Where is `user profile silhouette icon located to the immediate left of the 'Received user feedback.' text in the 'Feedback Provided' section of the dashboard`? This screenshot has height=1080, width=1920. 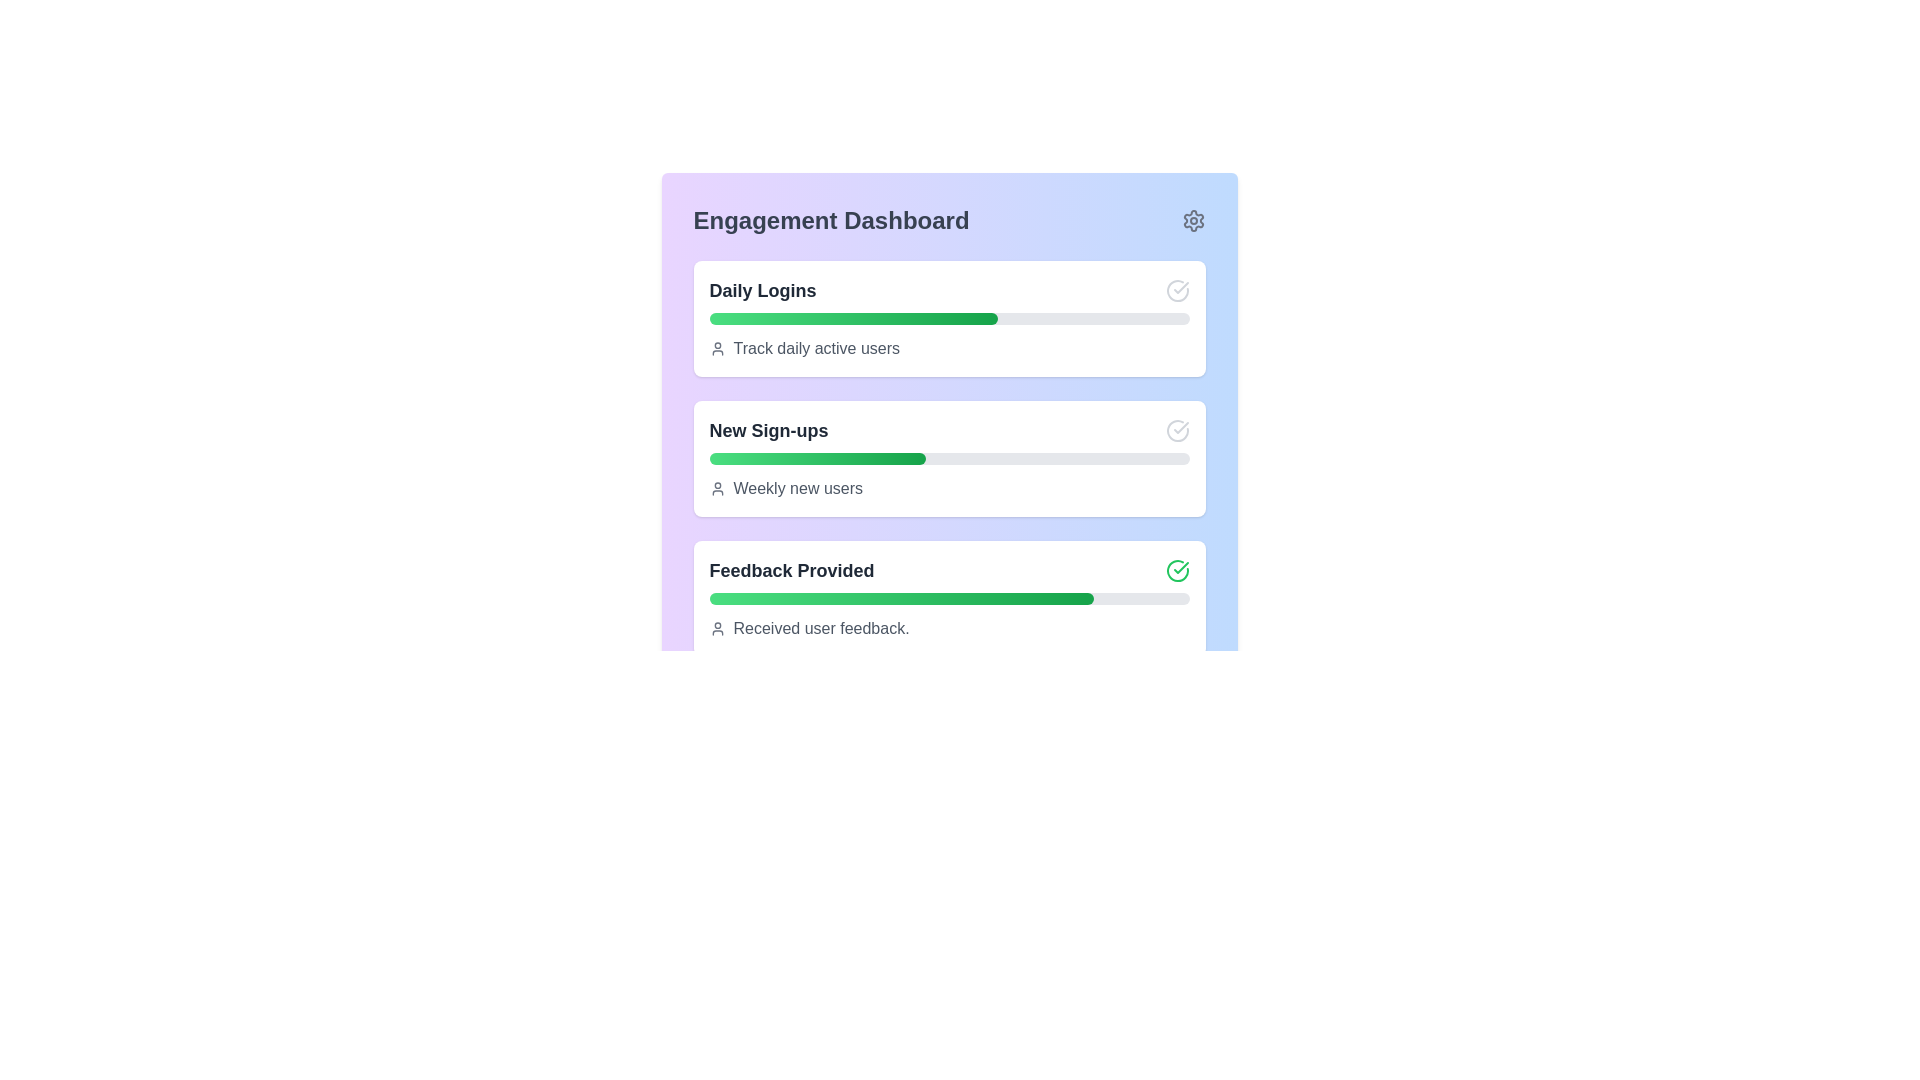 user profile silhouette icon located to the immediate left of the 'Received user feedback.' text in the 'Feedback Provided' section of the dashboard is located at coordinates (717, 627).